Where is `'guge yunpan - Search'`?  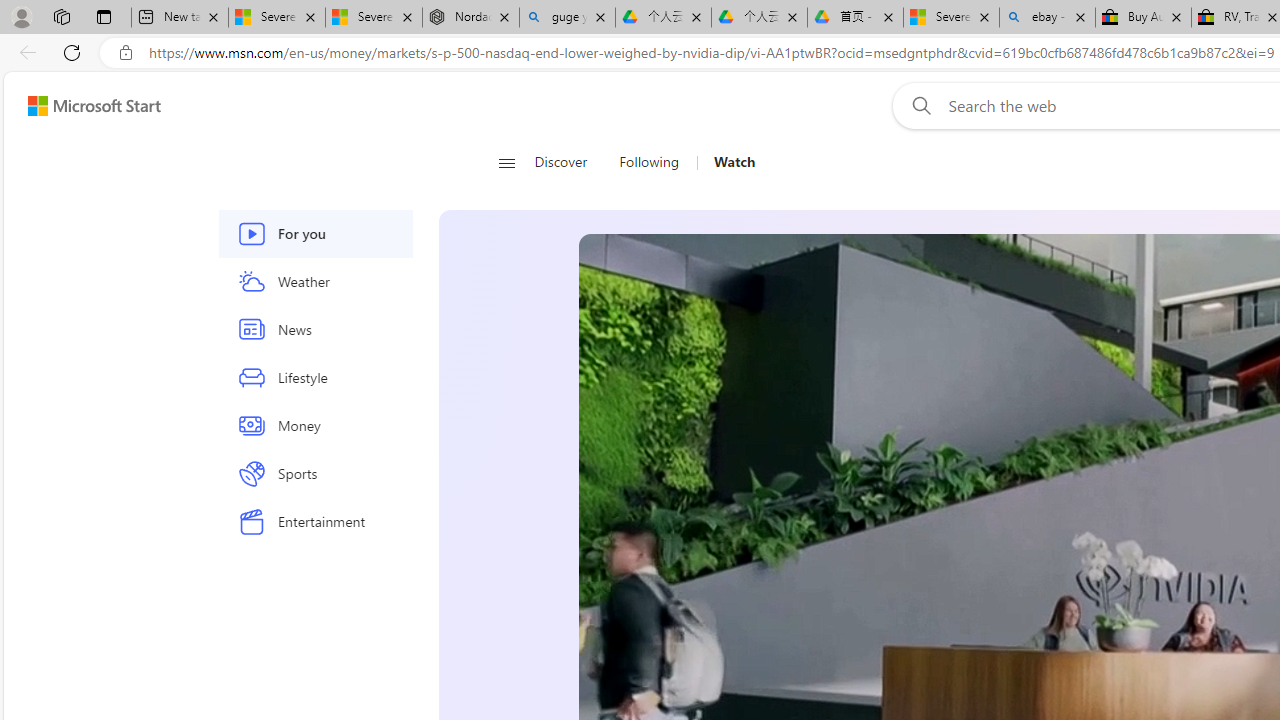
'guge yunpan - Search' is located at coordinates (566, 17).